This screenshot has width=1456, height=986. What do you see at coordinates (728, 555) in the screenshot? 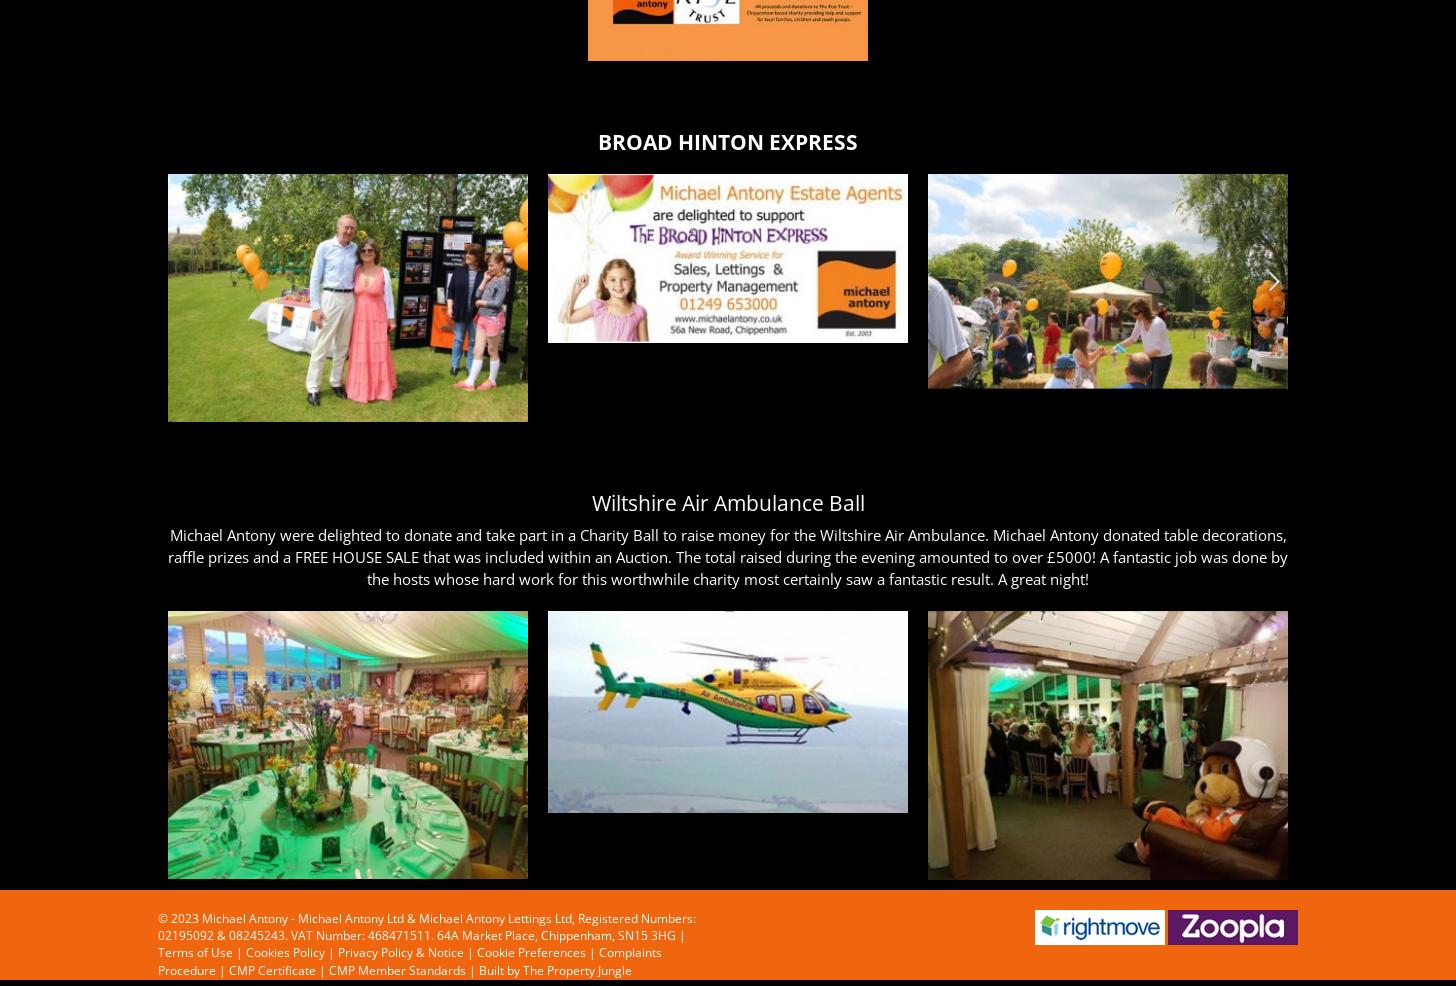
I see `'Michael Antony were delighted to donate and take part in a Charity Ball to raise money for the Wiltshire Air Ambulance. Michael Antony donated table decorations, raffle prizes and a FREE HOUSE SALE that was included within an Auction. The total raised during the evening amounted to over £5000! A fantastic job was done by the hosts whose hard work for this worthwhile charity most certainly saw a fantastic result. A great night!'` at bounding box center [728, 555].